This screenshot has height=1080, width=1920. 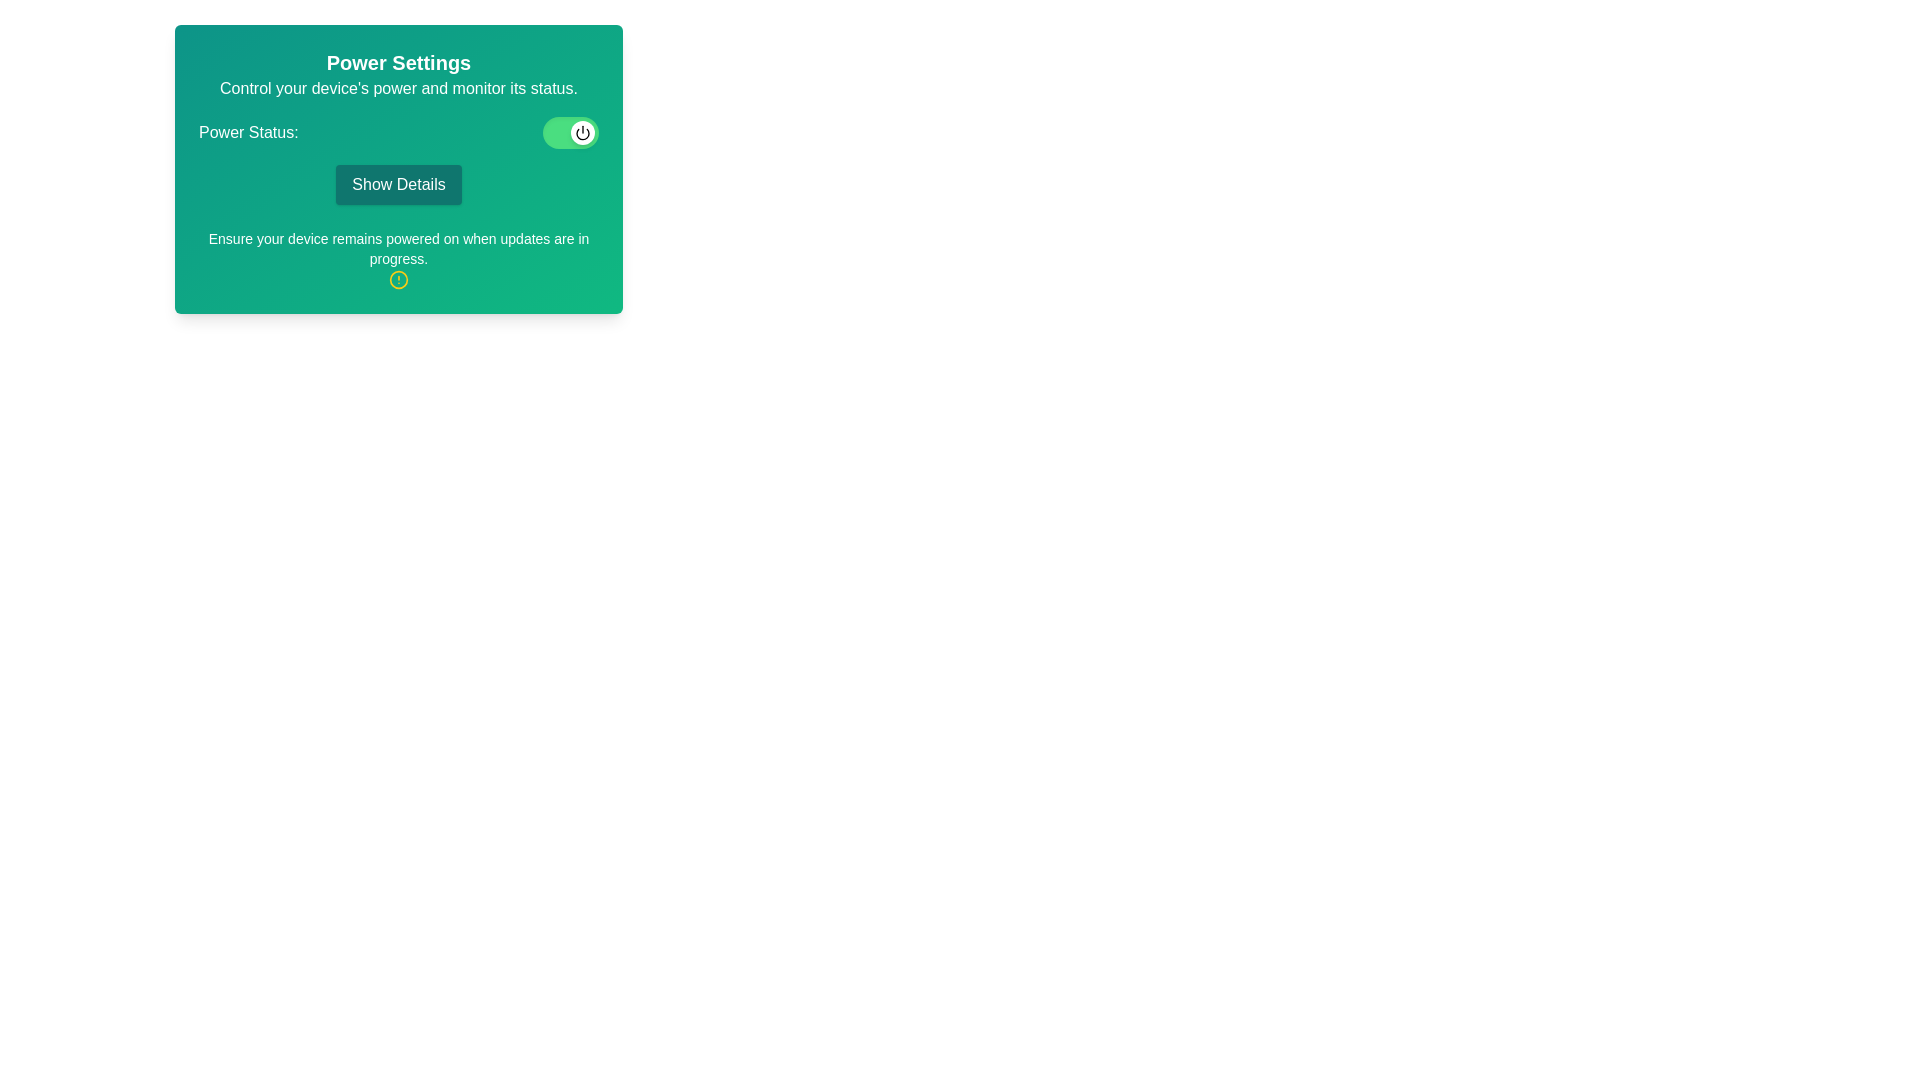 What do you see at coordinates (398, 168) in the screenshot?
I see `the 'Show Details' button, which has a teal background, rounded corners, and bold white text` at bounding box center [398, 168].